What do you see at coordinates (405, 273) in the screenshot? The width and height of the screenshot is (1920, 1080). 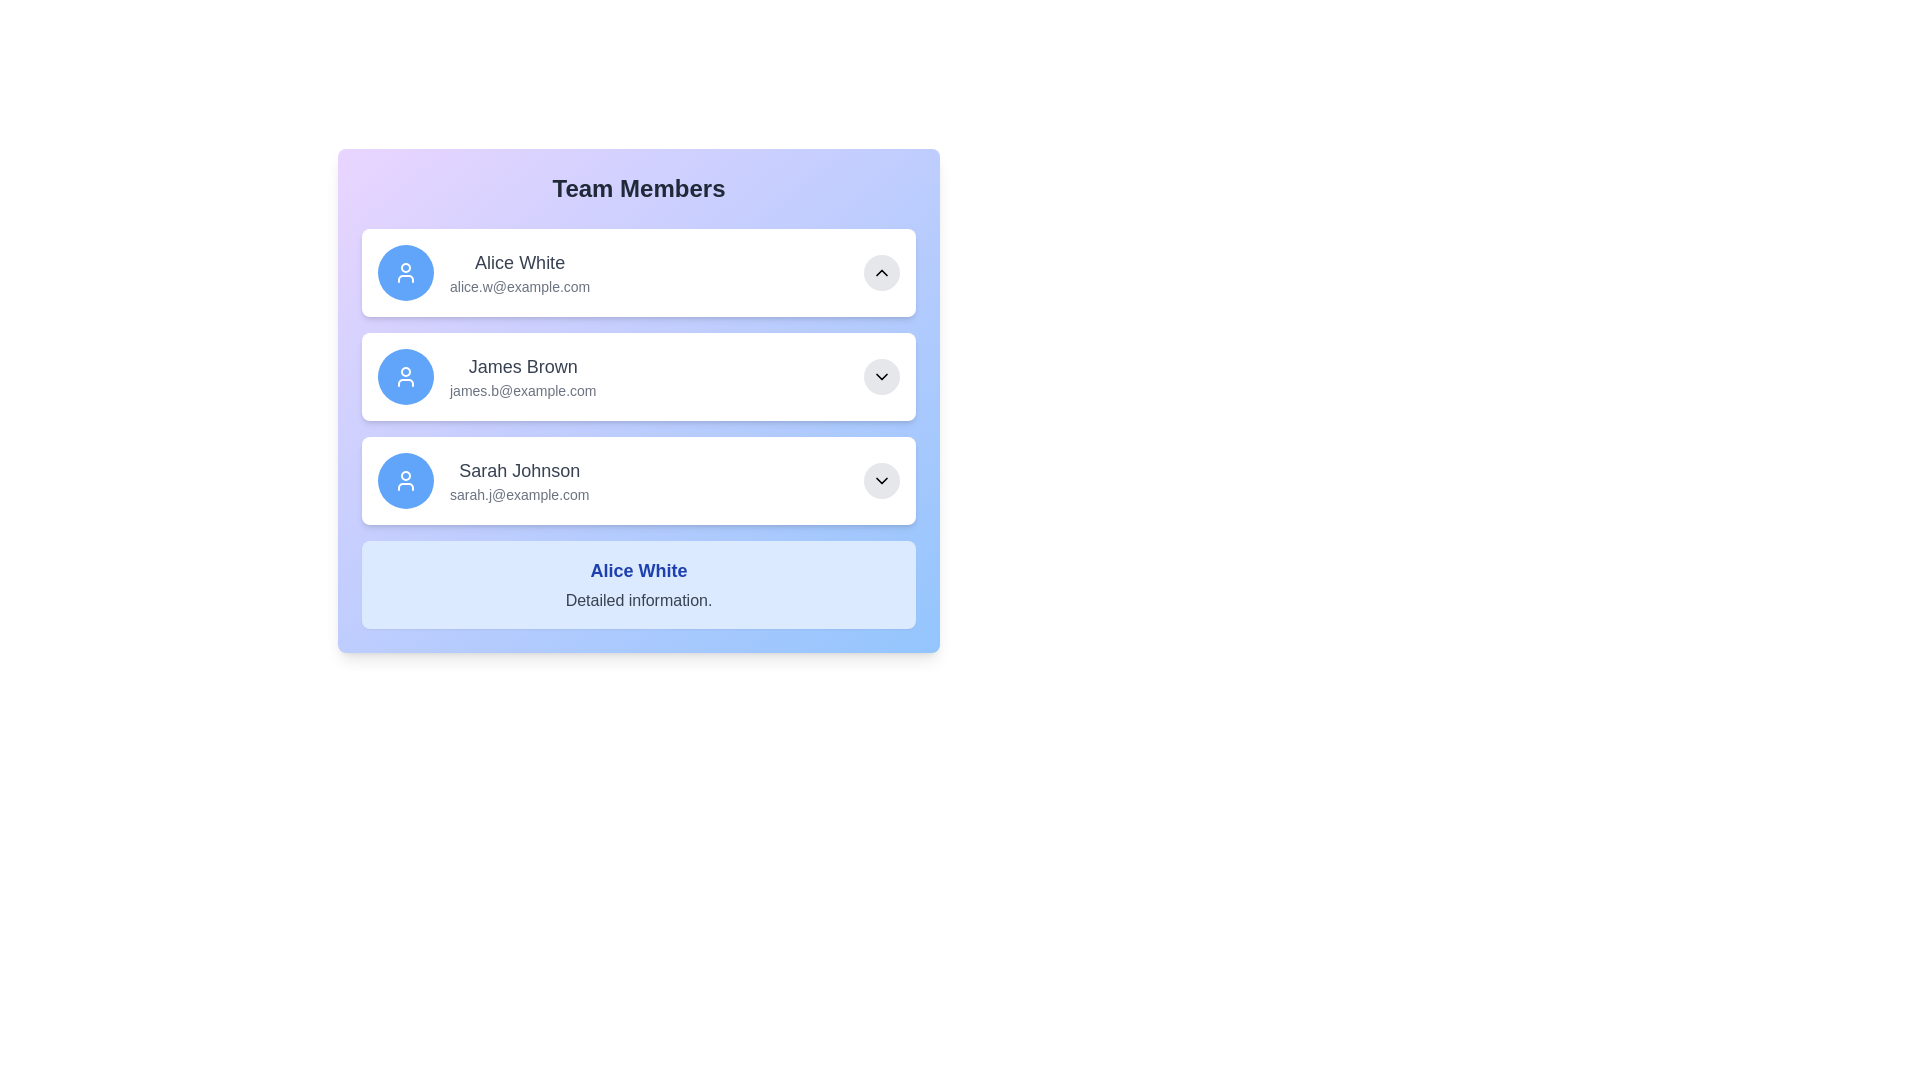 I see `the user icon resembling a person, which is located directly to the left of the text 'Alice White' and their email address` at bounding box center [405, 273].